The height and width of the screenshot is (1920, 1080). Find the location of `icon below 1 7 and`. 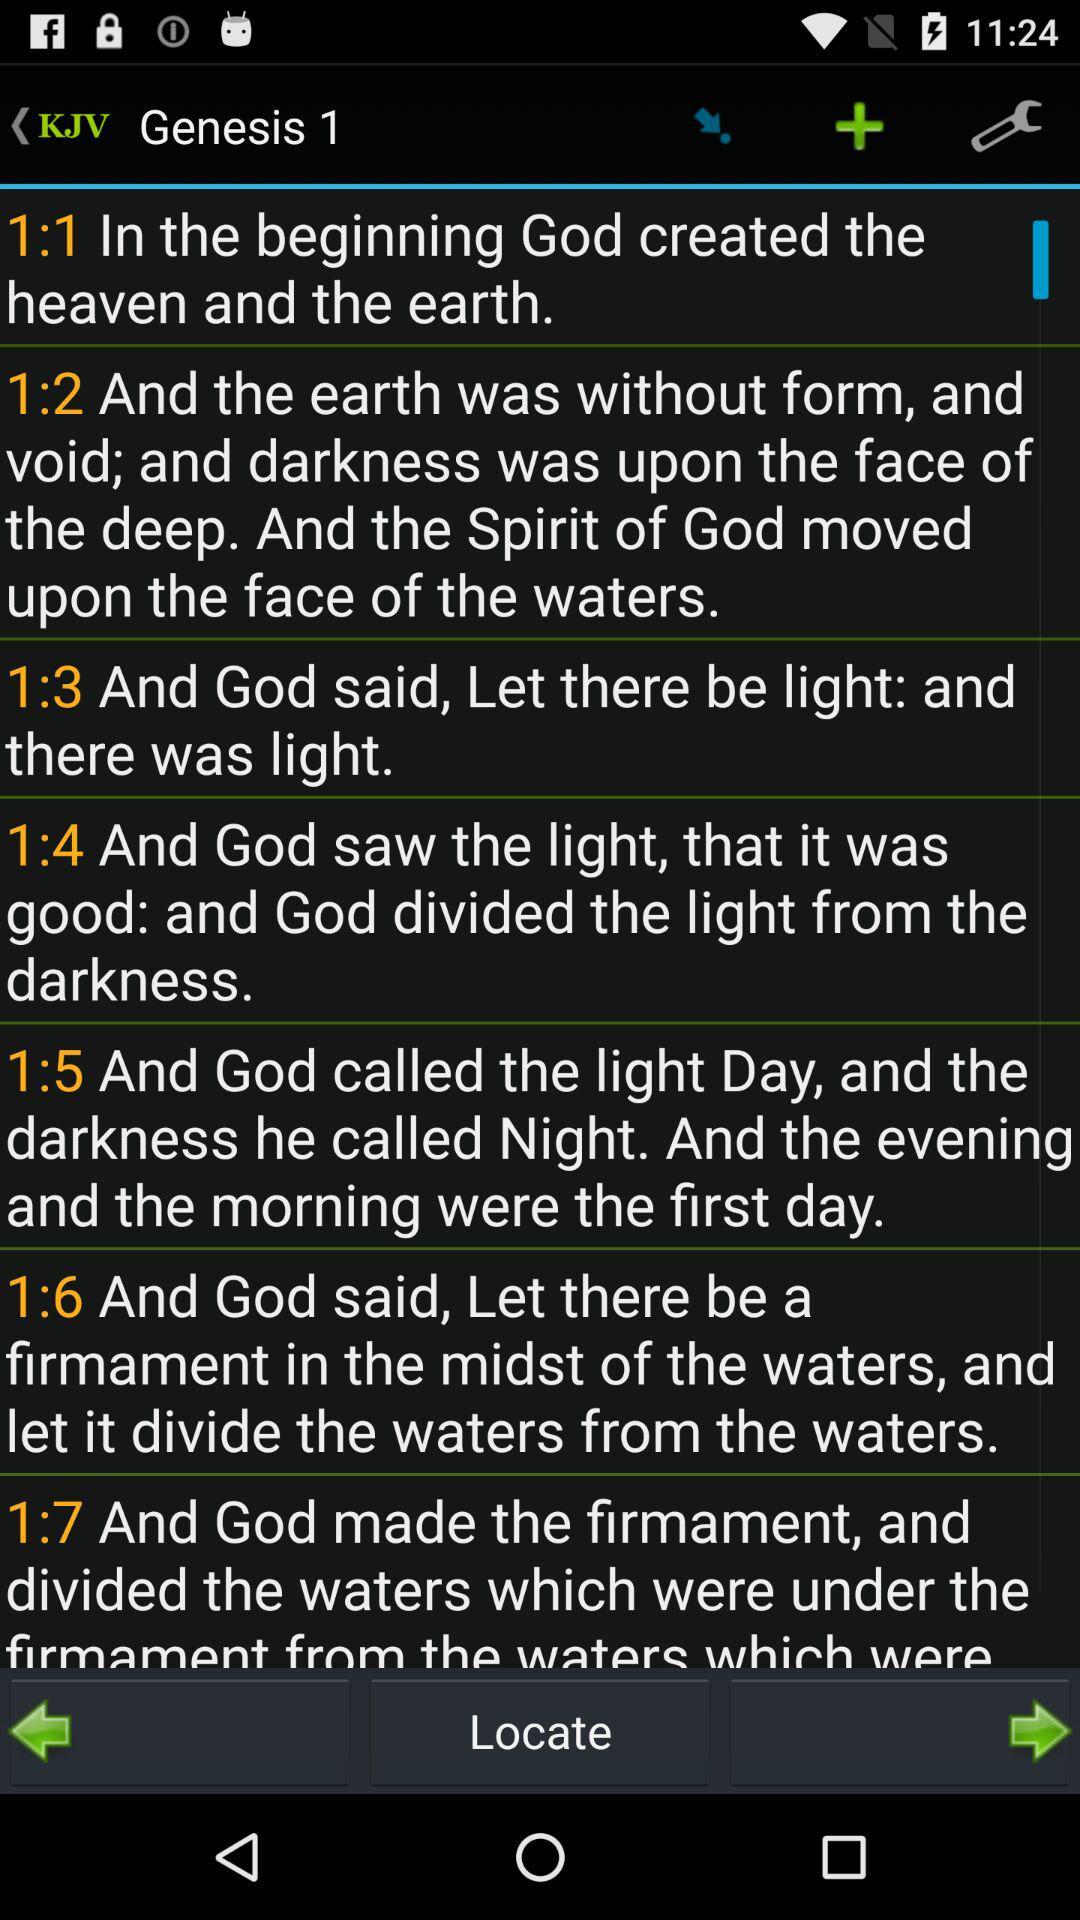

icon below 1 7 and is located at coordinates (898, 1730).